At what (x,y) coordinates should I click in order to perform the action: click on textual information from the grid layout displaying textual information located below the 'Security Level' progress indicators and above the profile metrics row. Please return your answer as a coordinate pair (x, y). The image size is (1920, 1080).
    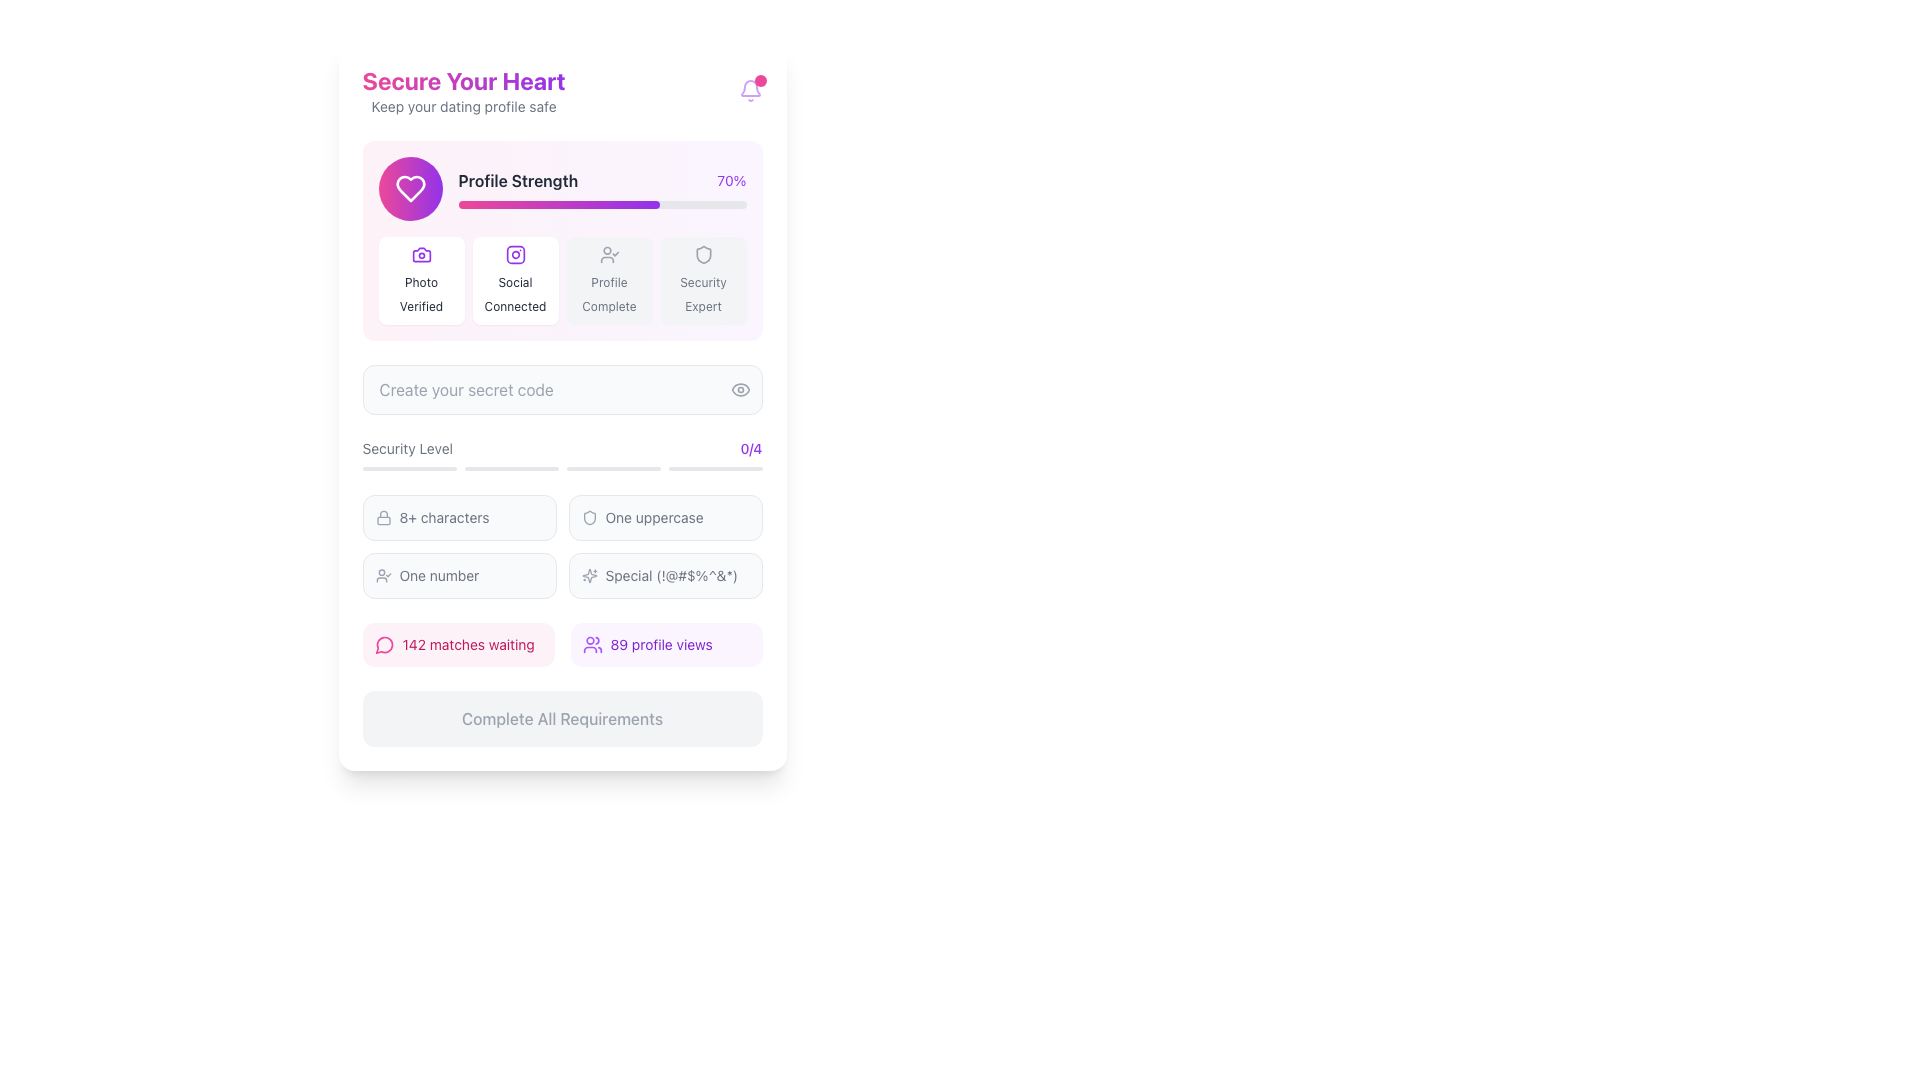
    Looking at the image, I should click on (561, 547).